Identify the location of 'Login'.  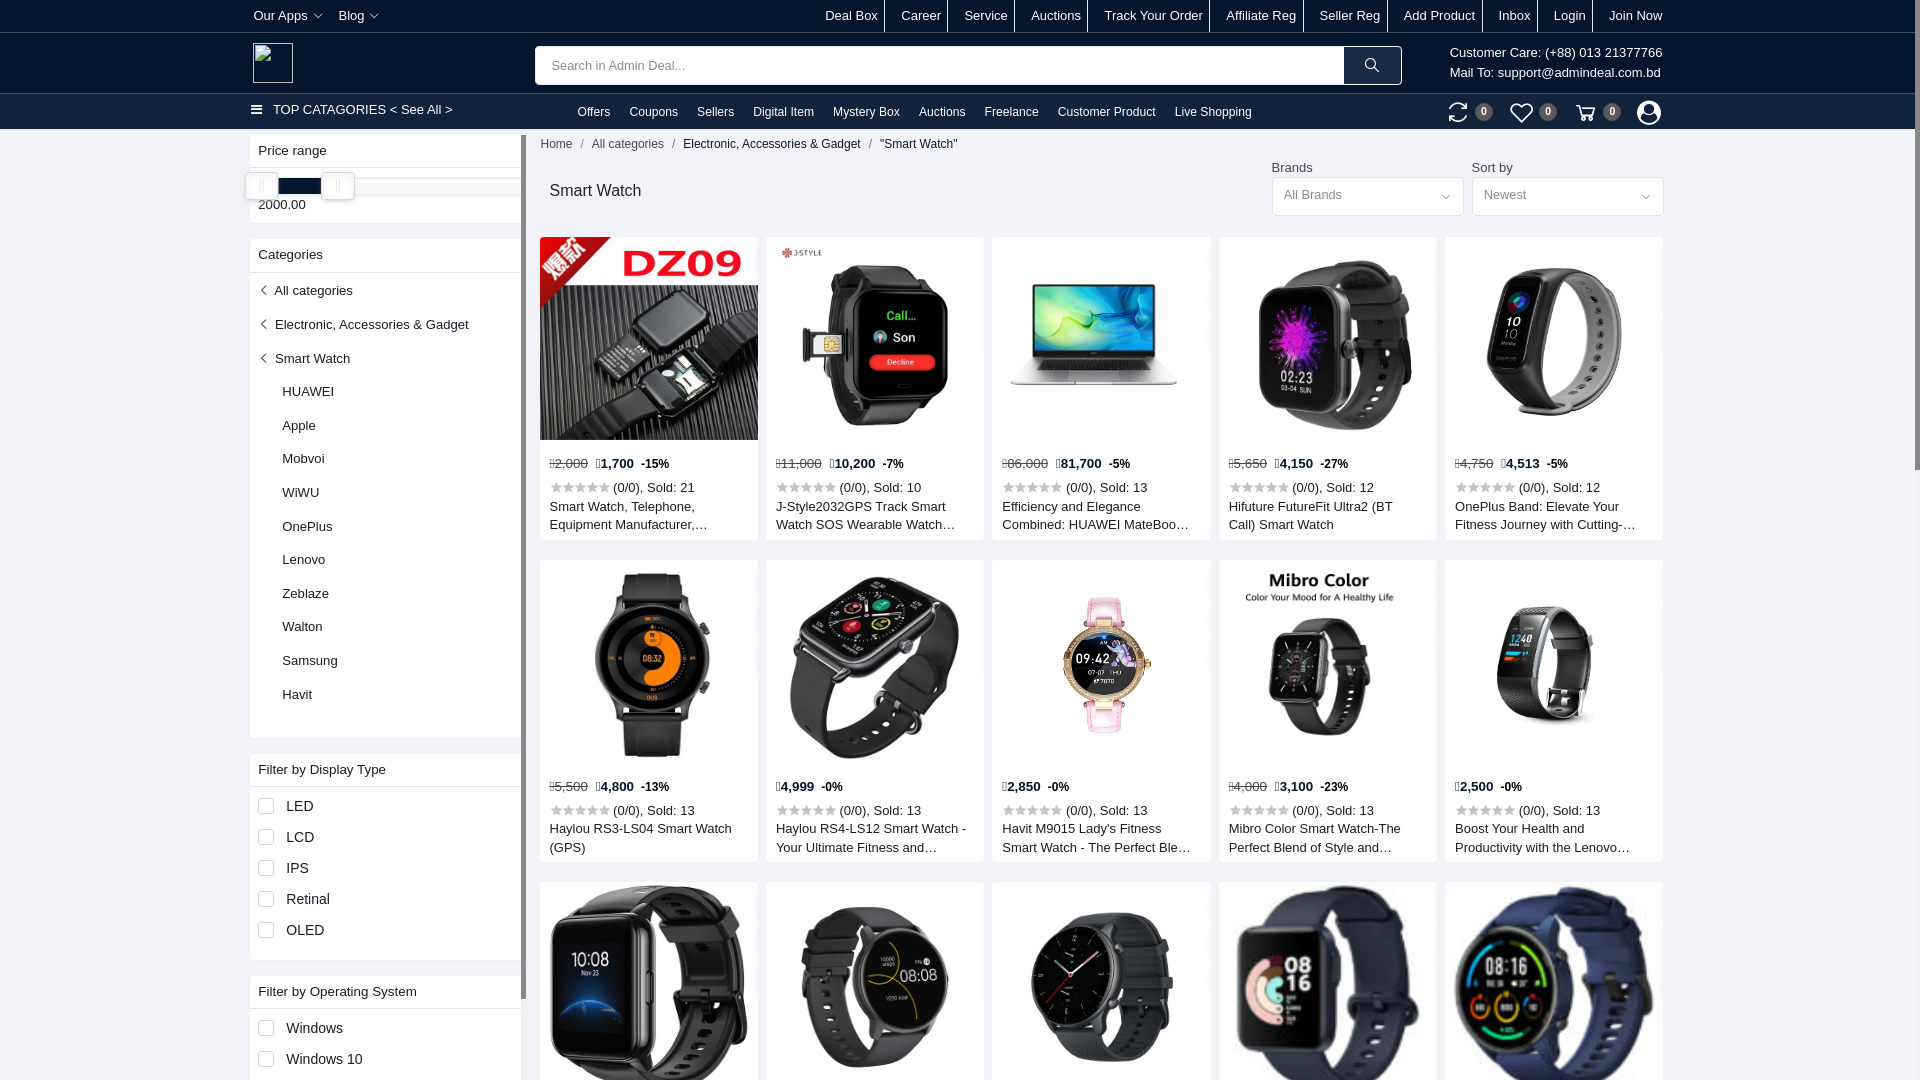
(1568, 15).